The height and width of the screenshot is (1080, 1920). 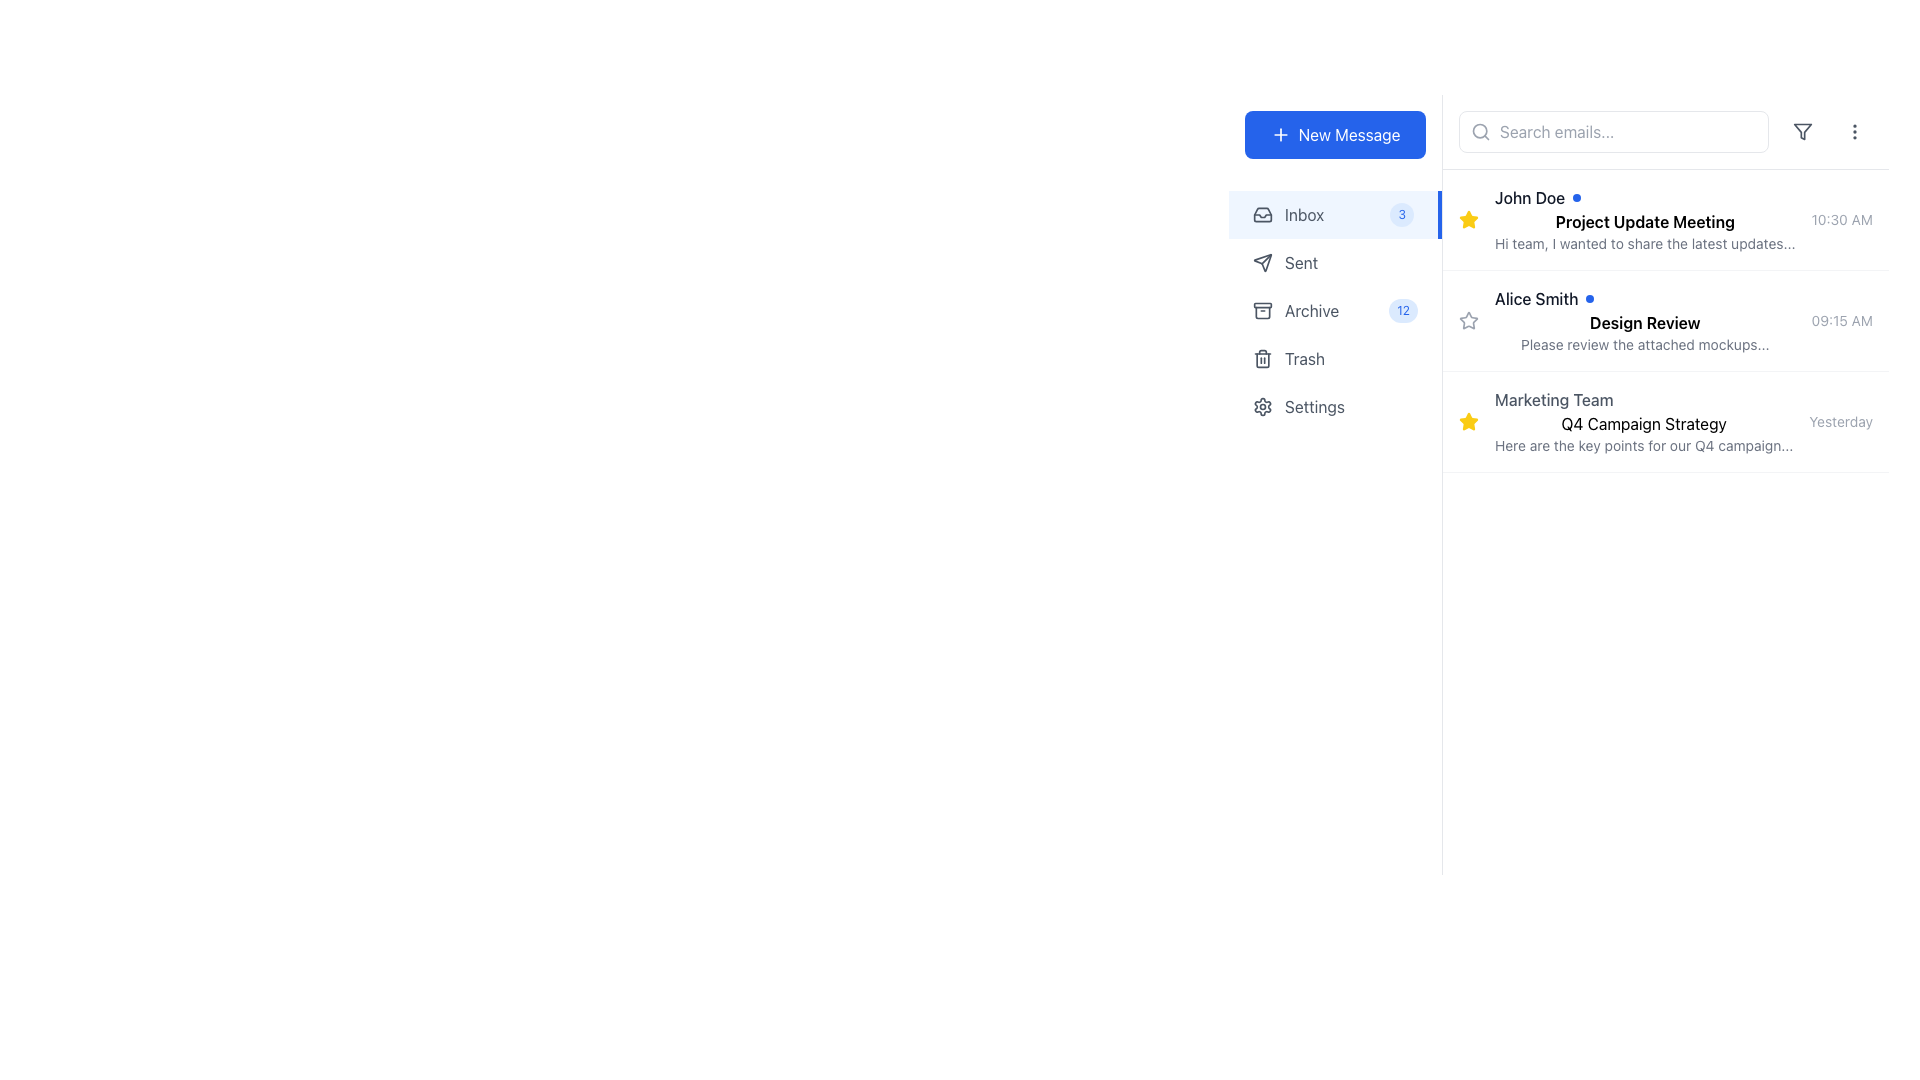 What do you see at coordinates (1644, 445) in the screenshot?
I see `truncated text content displaying 'Here are the key points for our Q4 campaign...' located in the middle-right area of the messaging interface` at bounding box center [1644, 445].